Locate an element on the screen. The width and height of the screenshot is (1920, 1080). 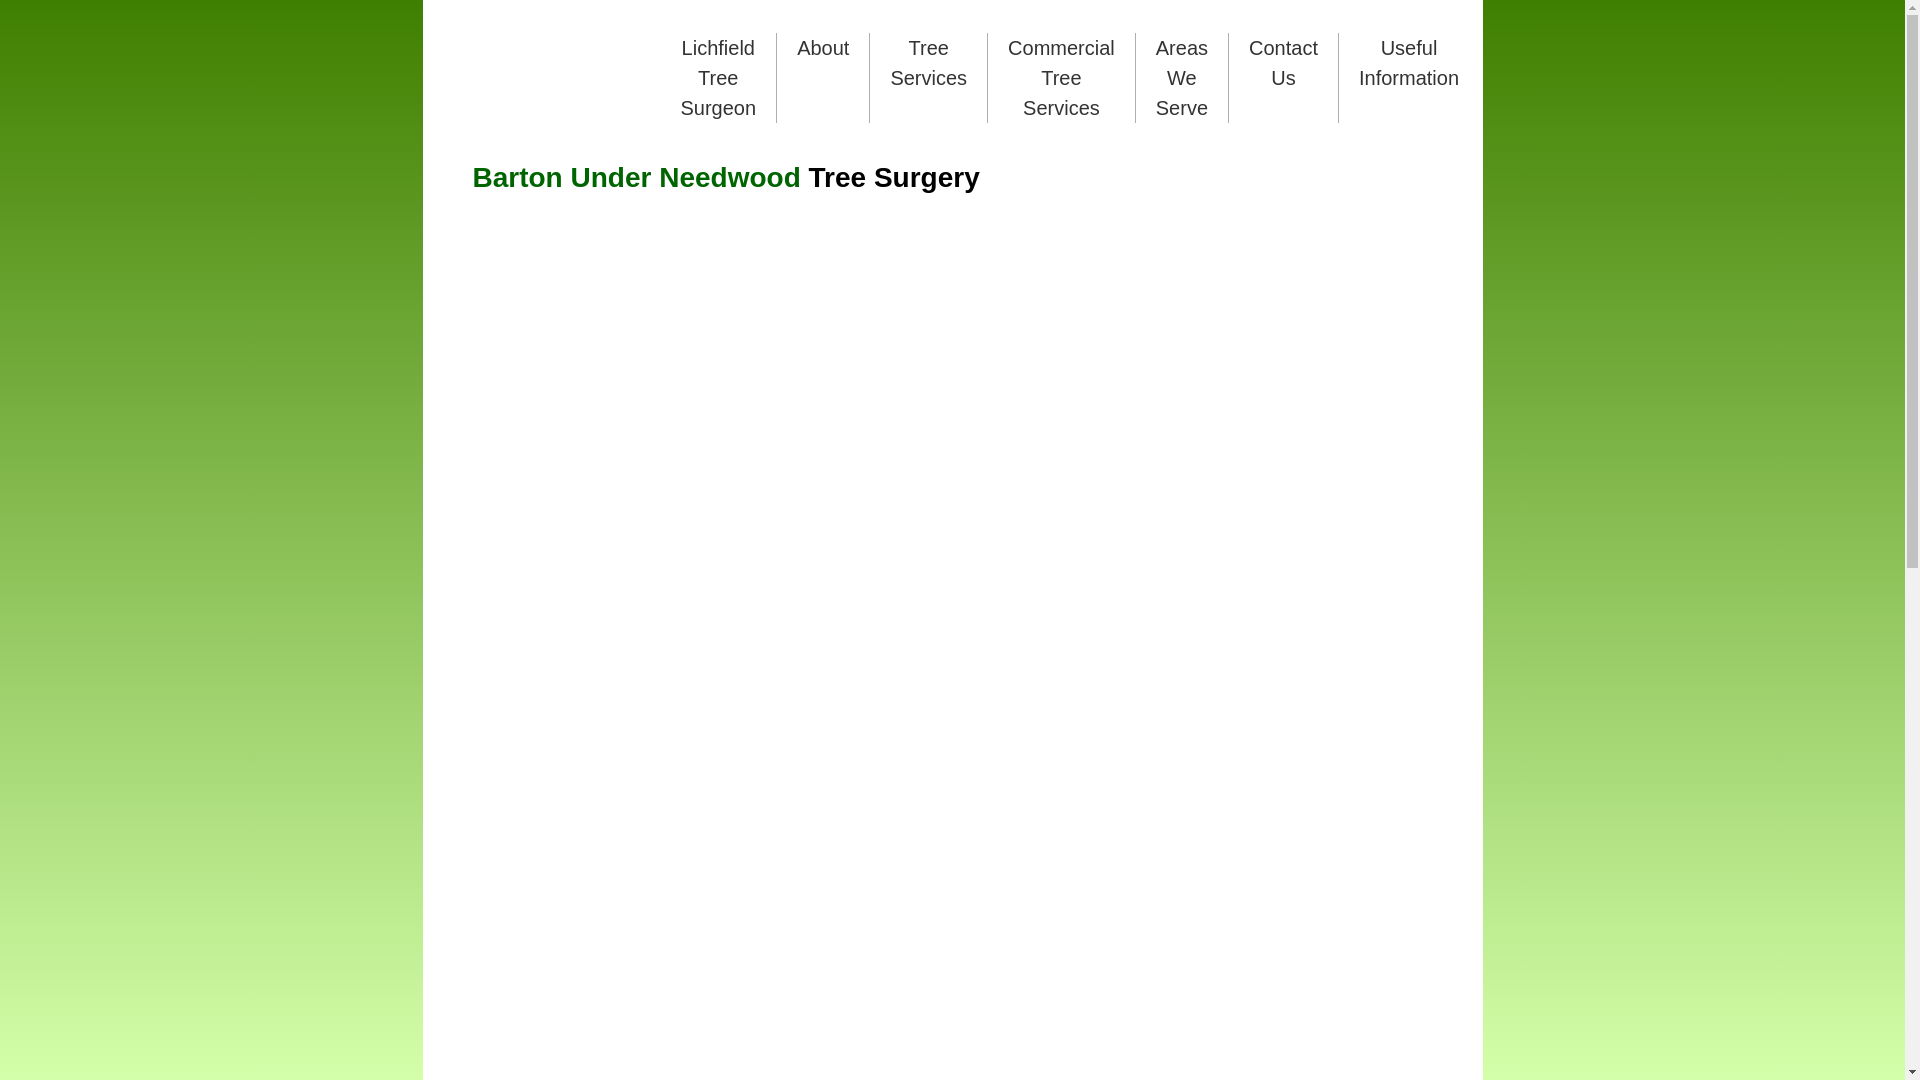
'Lichfield Tree Surgeon' is located at coordinates (718, 76).